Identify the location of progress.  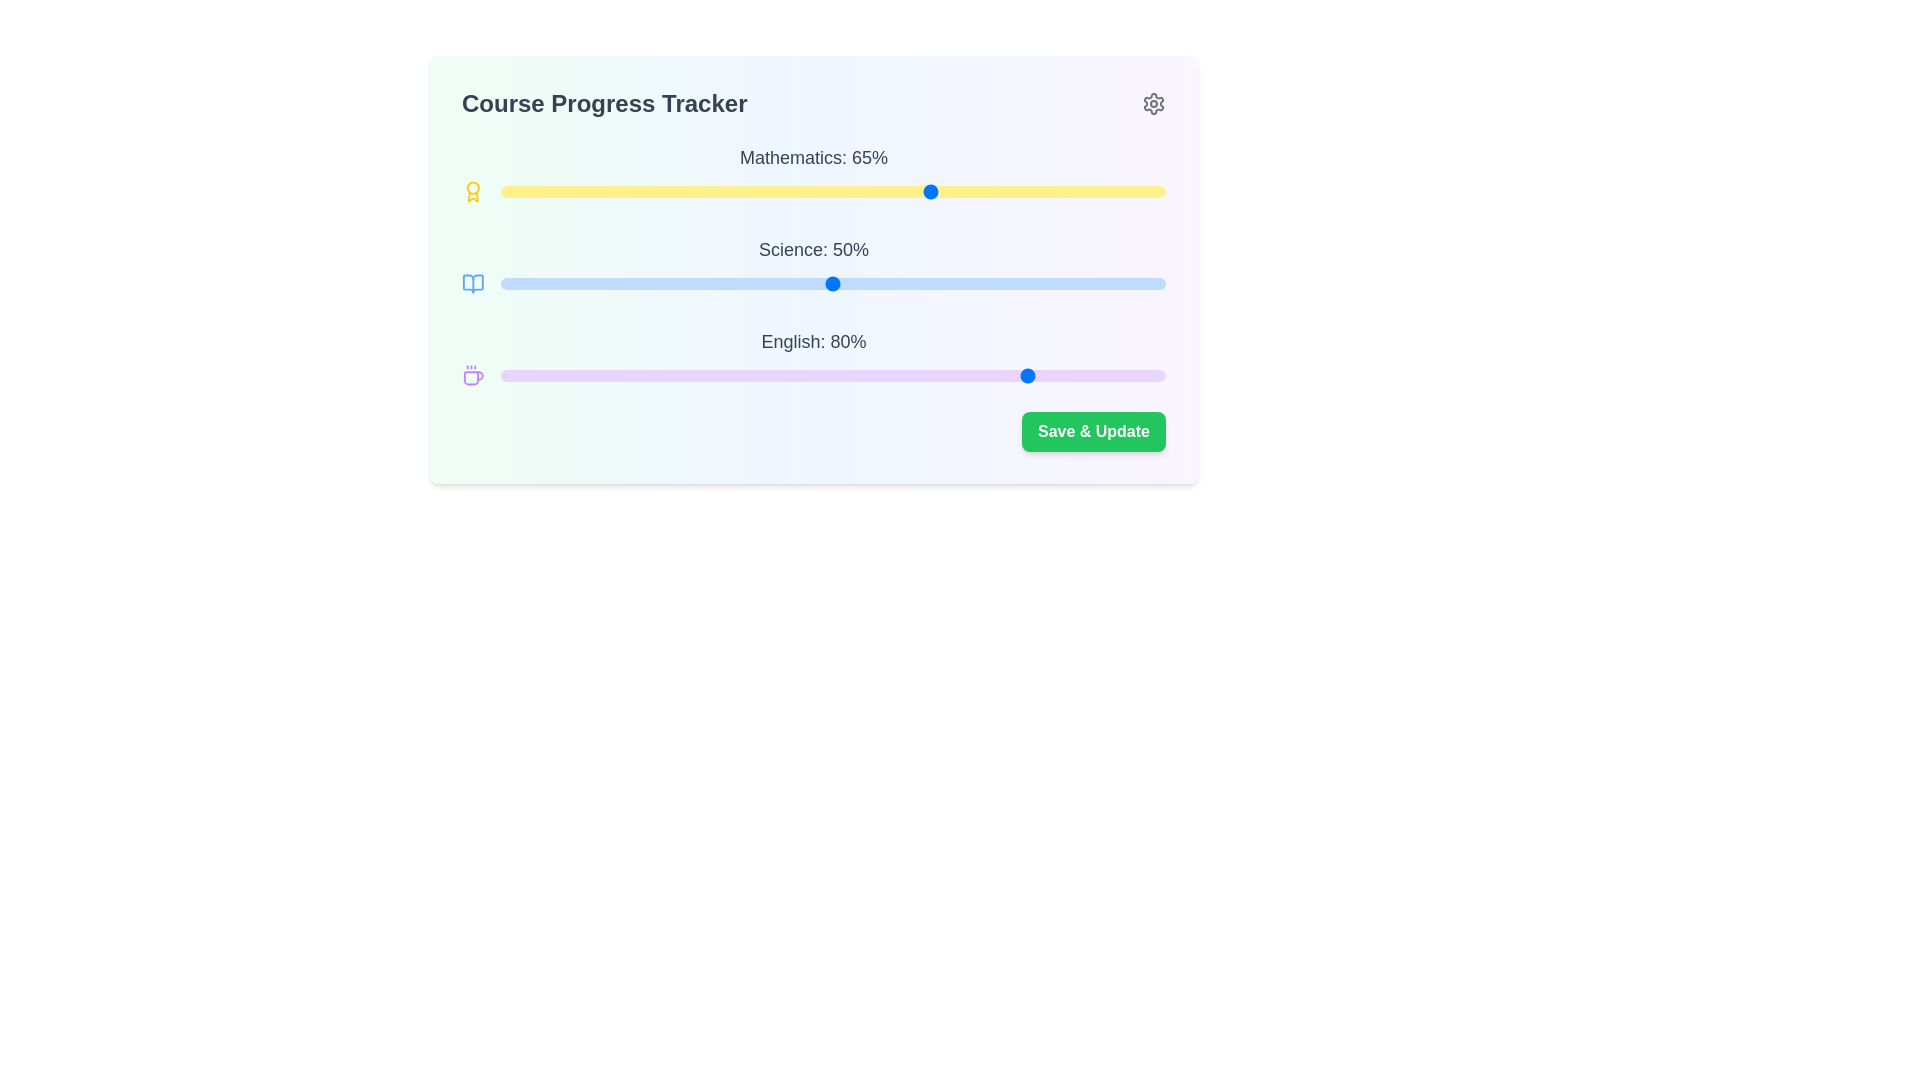
(771, 284).